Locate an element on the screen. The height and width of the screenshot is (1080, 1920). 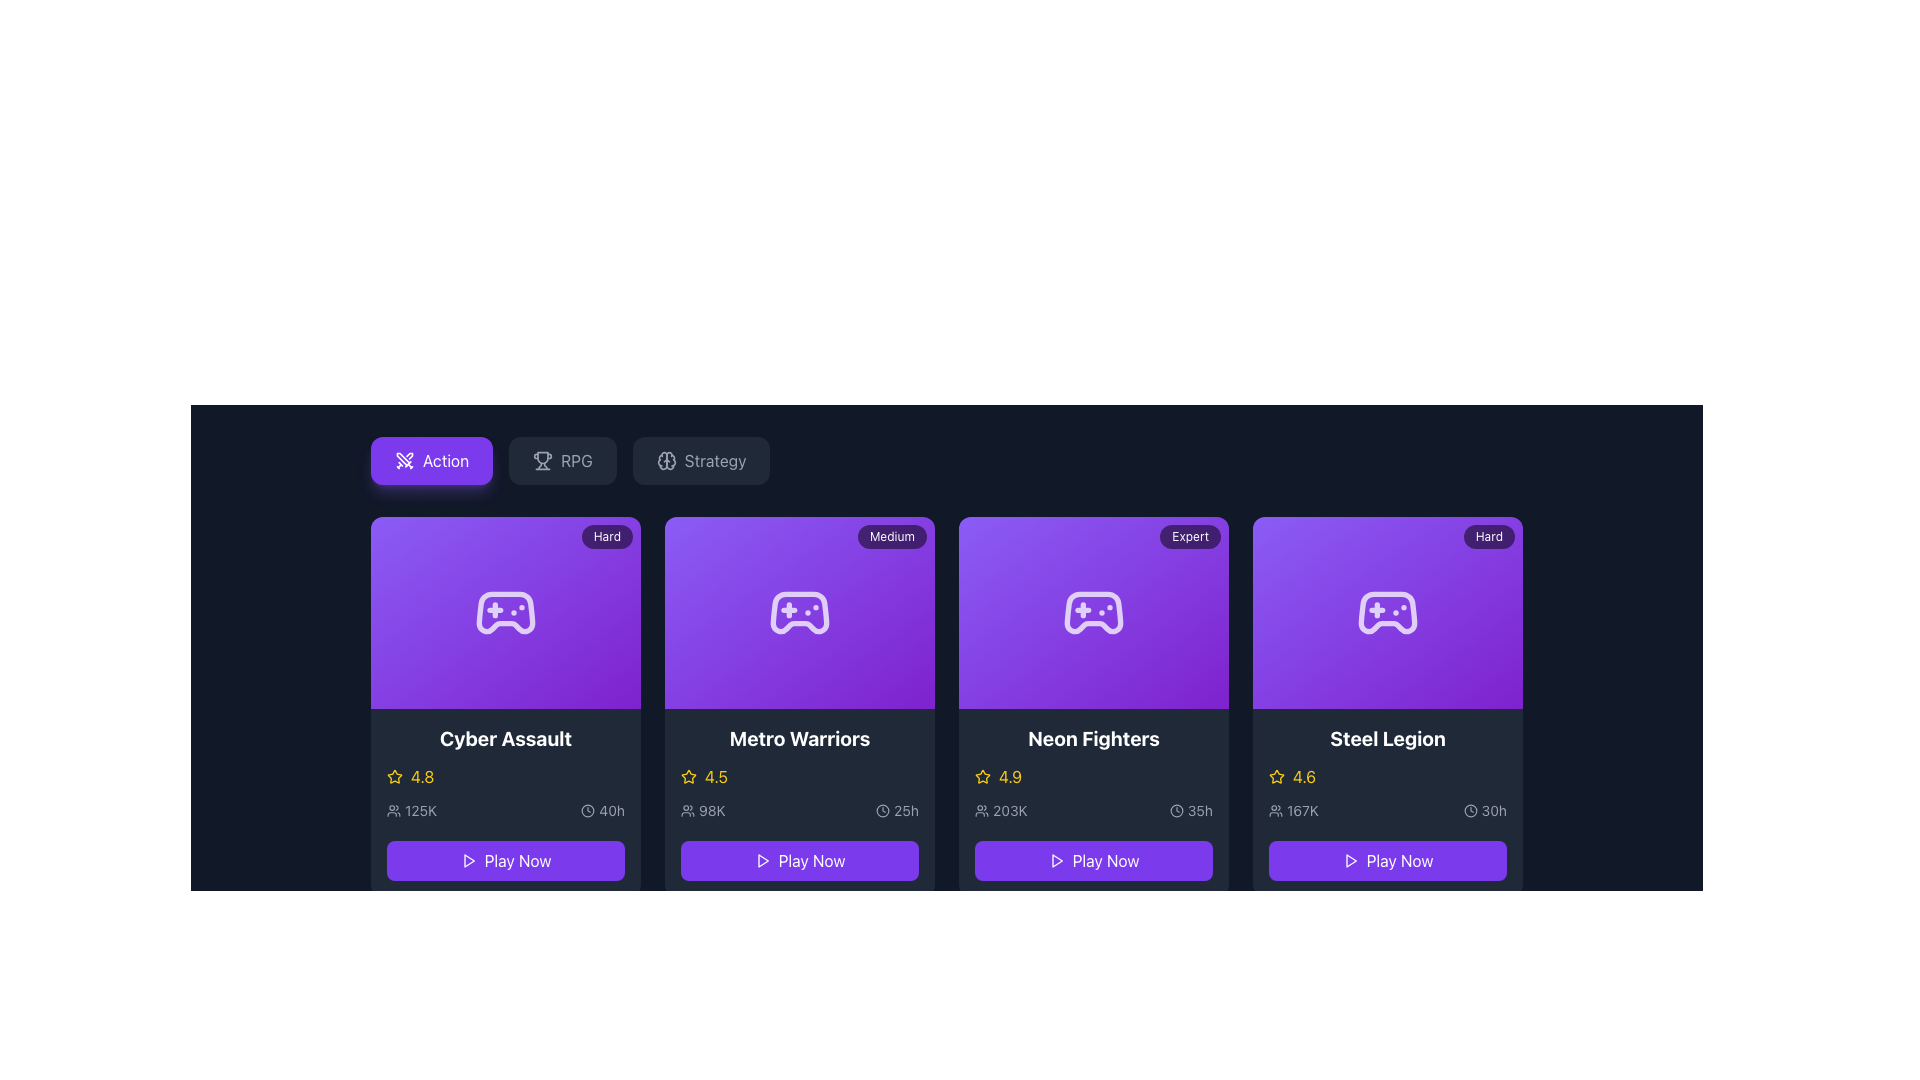
information displayed on the 'Metro Warriors' game card, which is the second card in the set and contains details about the game such as its name, rating, number of players, and approximate playtime is located at coordinates (800, 801).